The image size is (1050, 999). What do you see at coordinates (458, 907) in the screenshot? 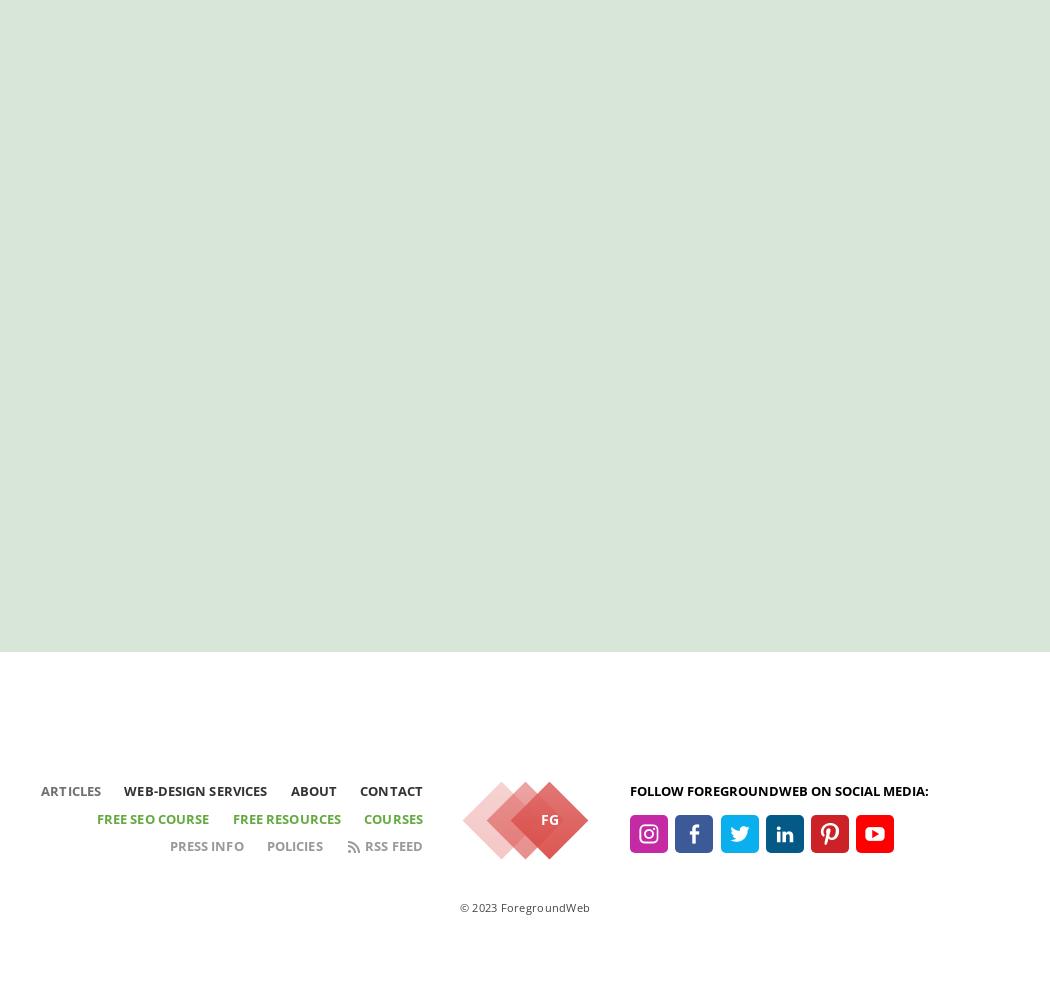
I see `'© 2023 ForegroundWeb'` at bounding box center [458, 907].